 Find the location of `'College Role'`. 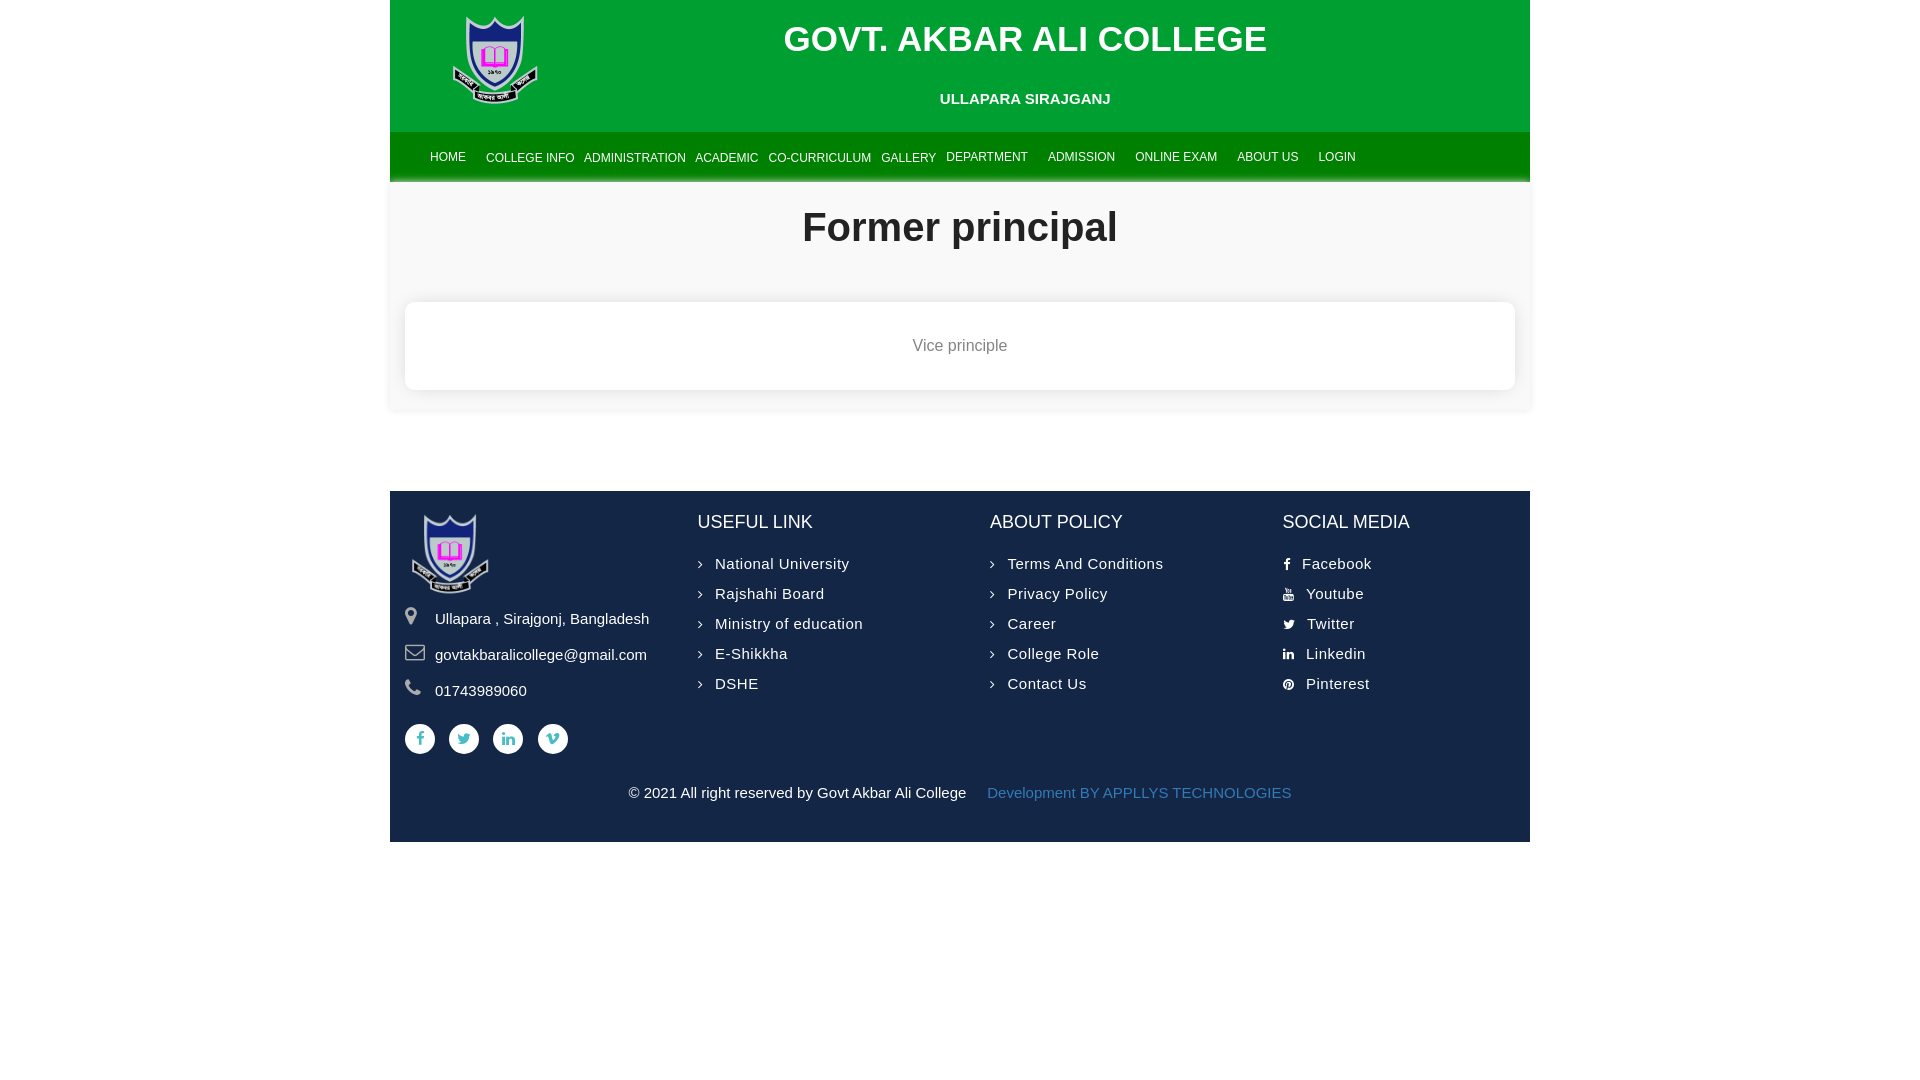

'College Role' is located at coordinates (1043, 653).